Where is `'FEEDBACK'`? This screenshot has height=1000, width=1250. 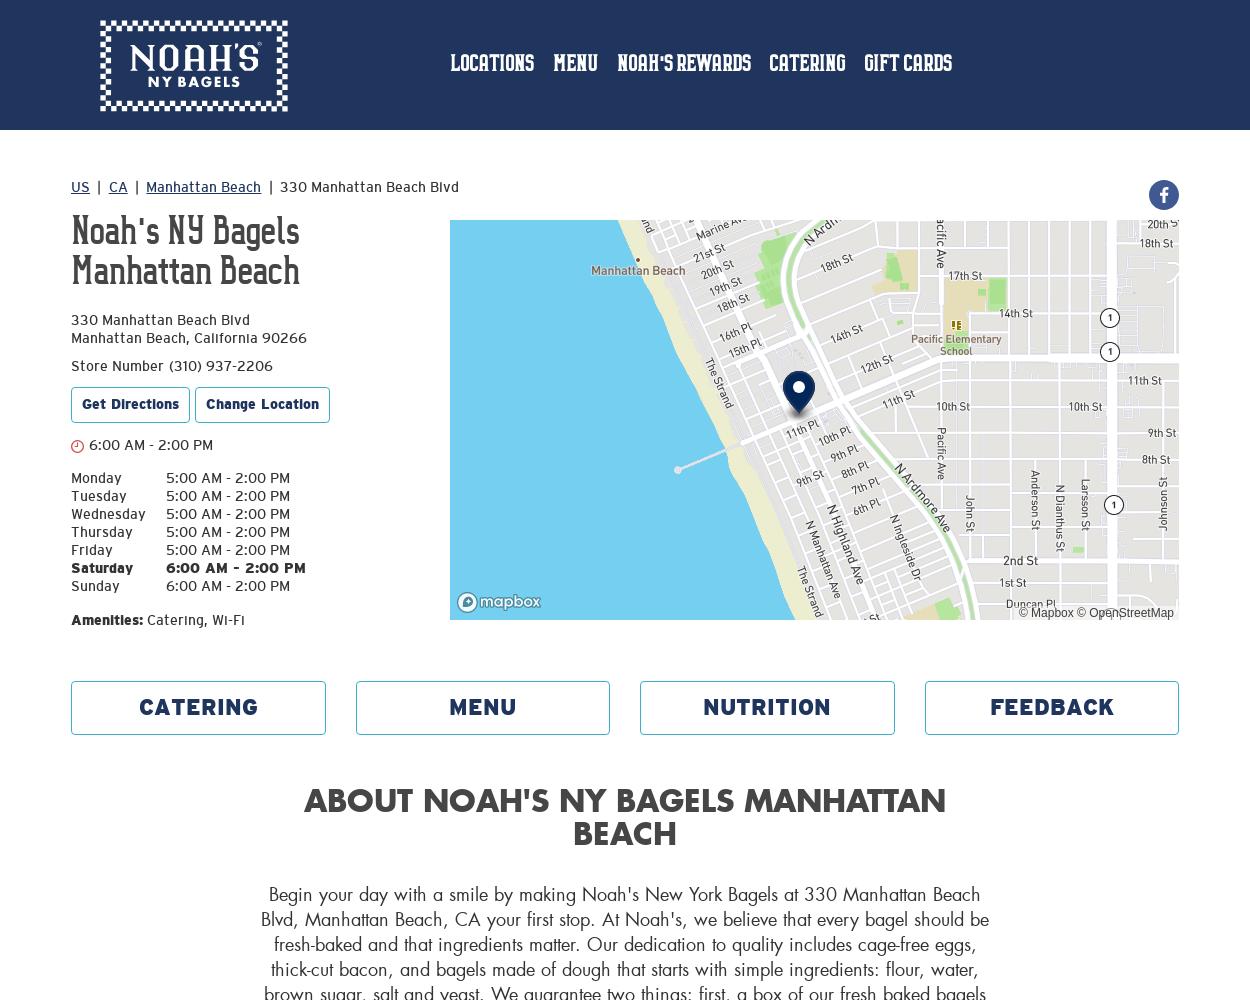
'FEEDBACK' is located at coordinates (1051, 707).